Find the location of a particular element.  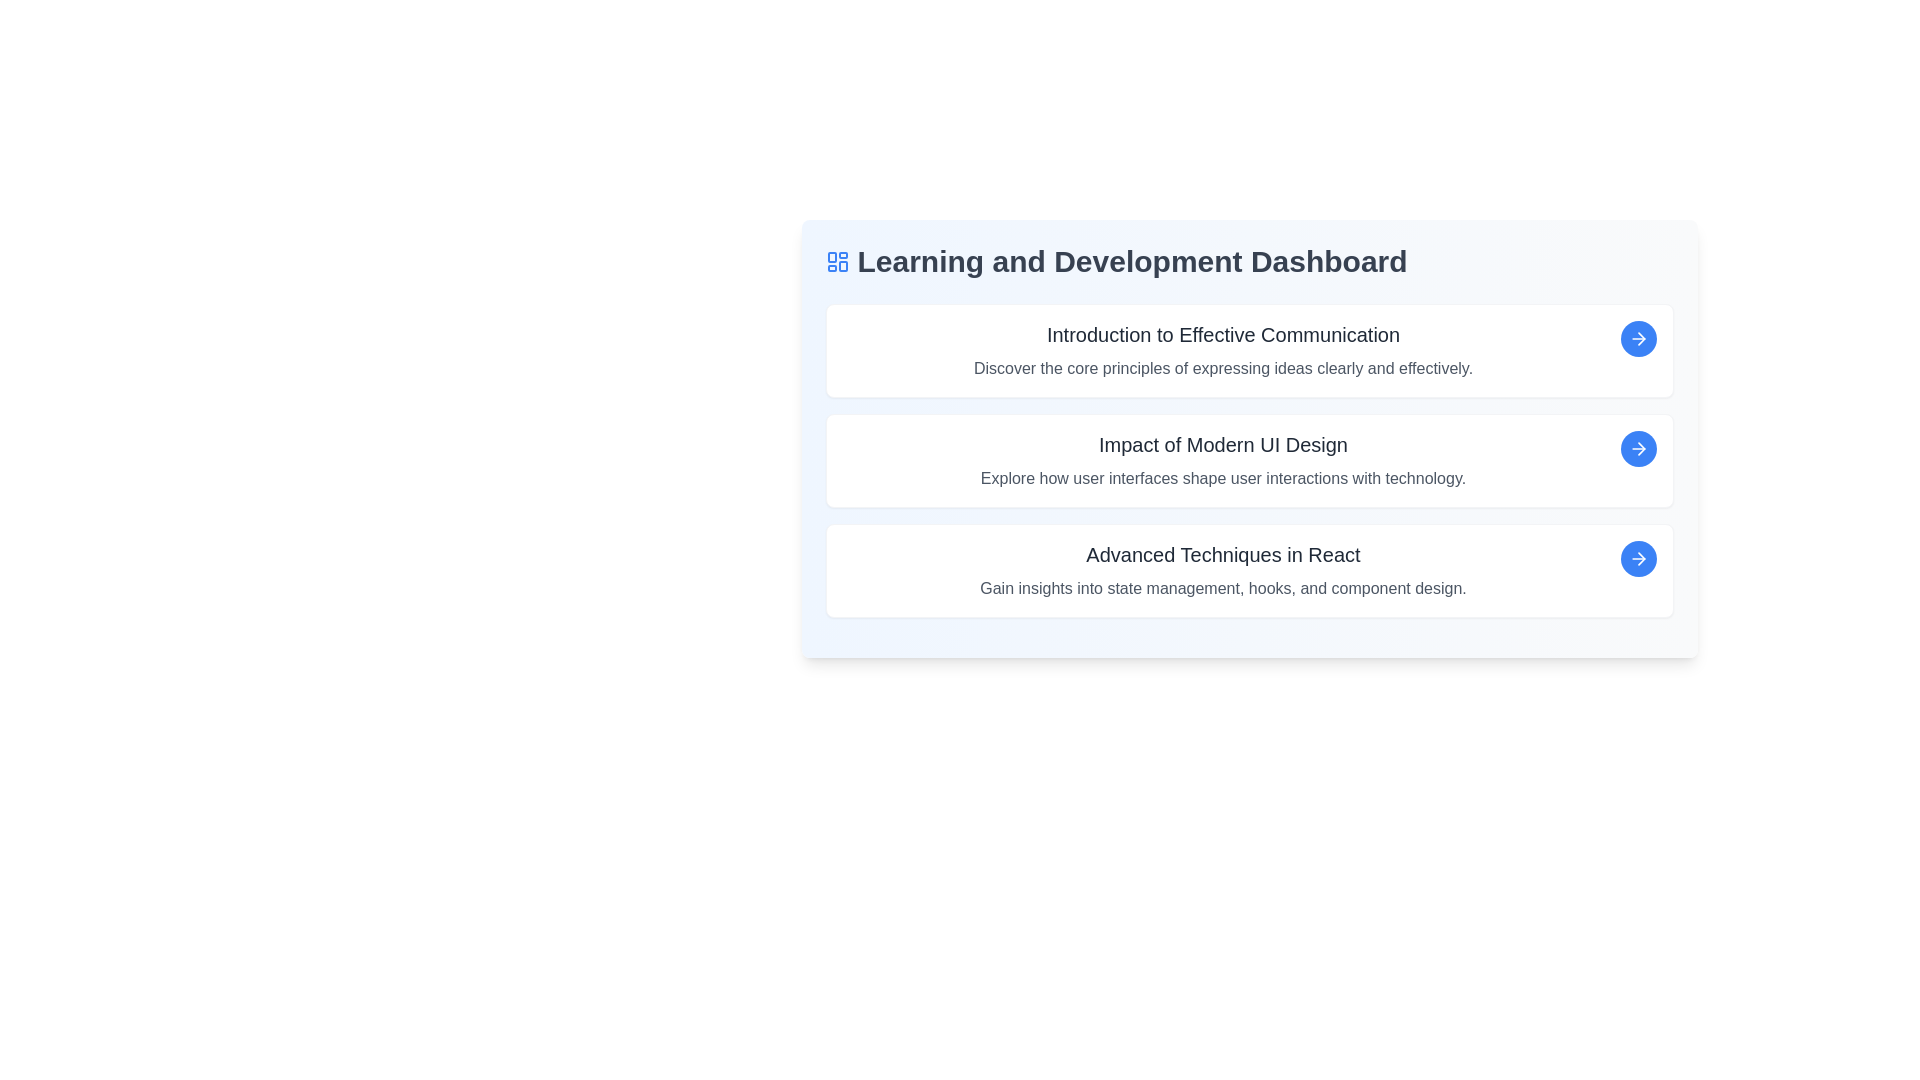

the A list item titled 'Impact of Modern UI Design', which describes its importance in user interactions, positioned between 'Introduction to Effective Communication' and 'Advanced Techniques in React' is located at coordinates (1248, 461).